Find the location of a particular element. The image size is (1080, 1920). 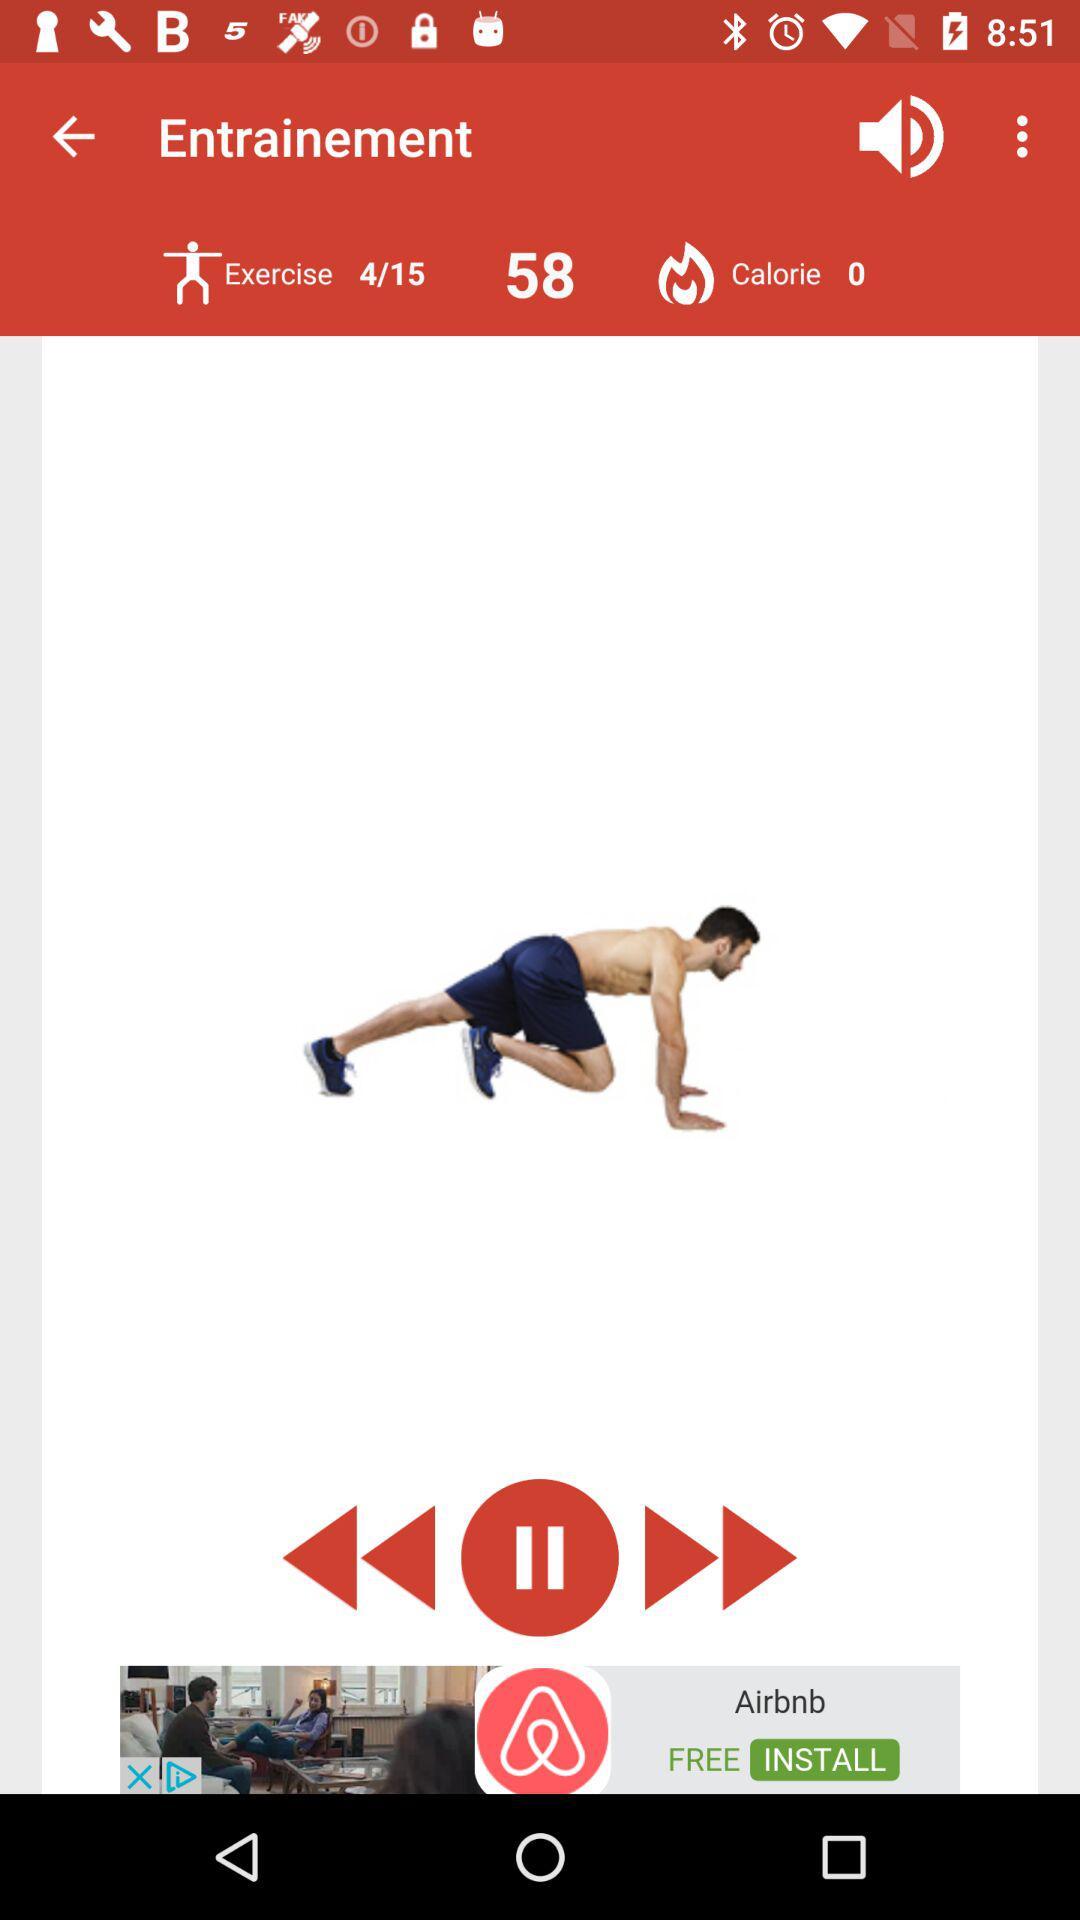

volume is located at coordinates (901, 135).